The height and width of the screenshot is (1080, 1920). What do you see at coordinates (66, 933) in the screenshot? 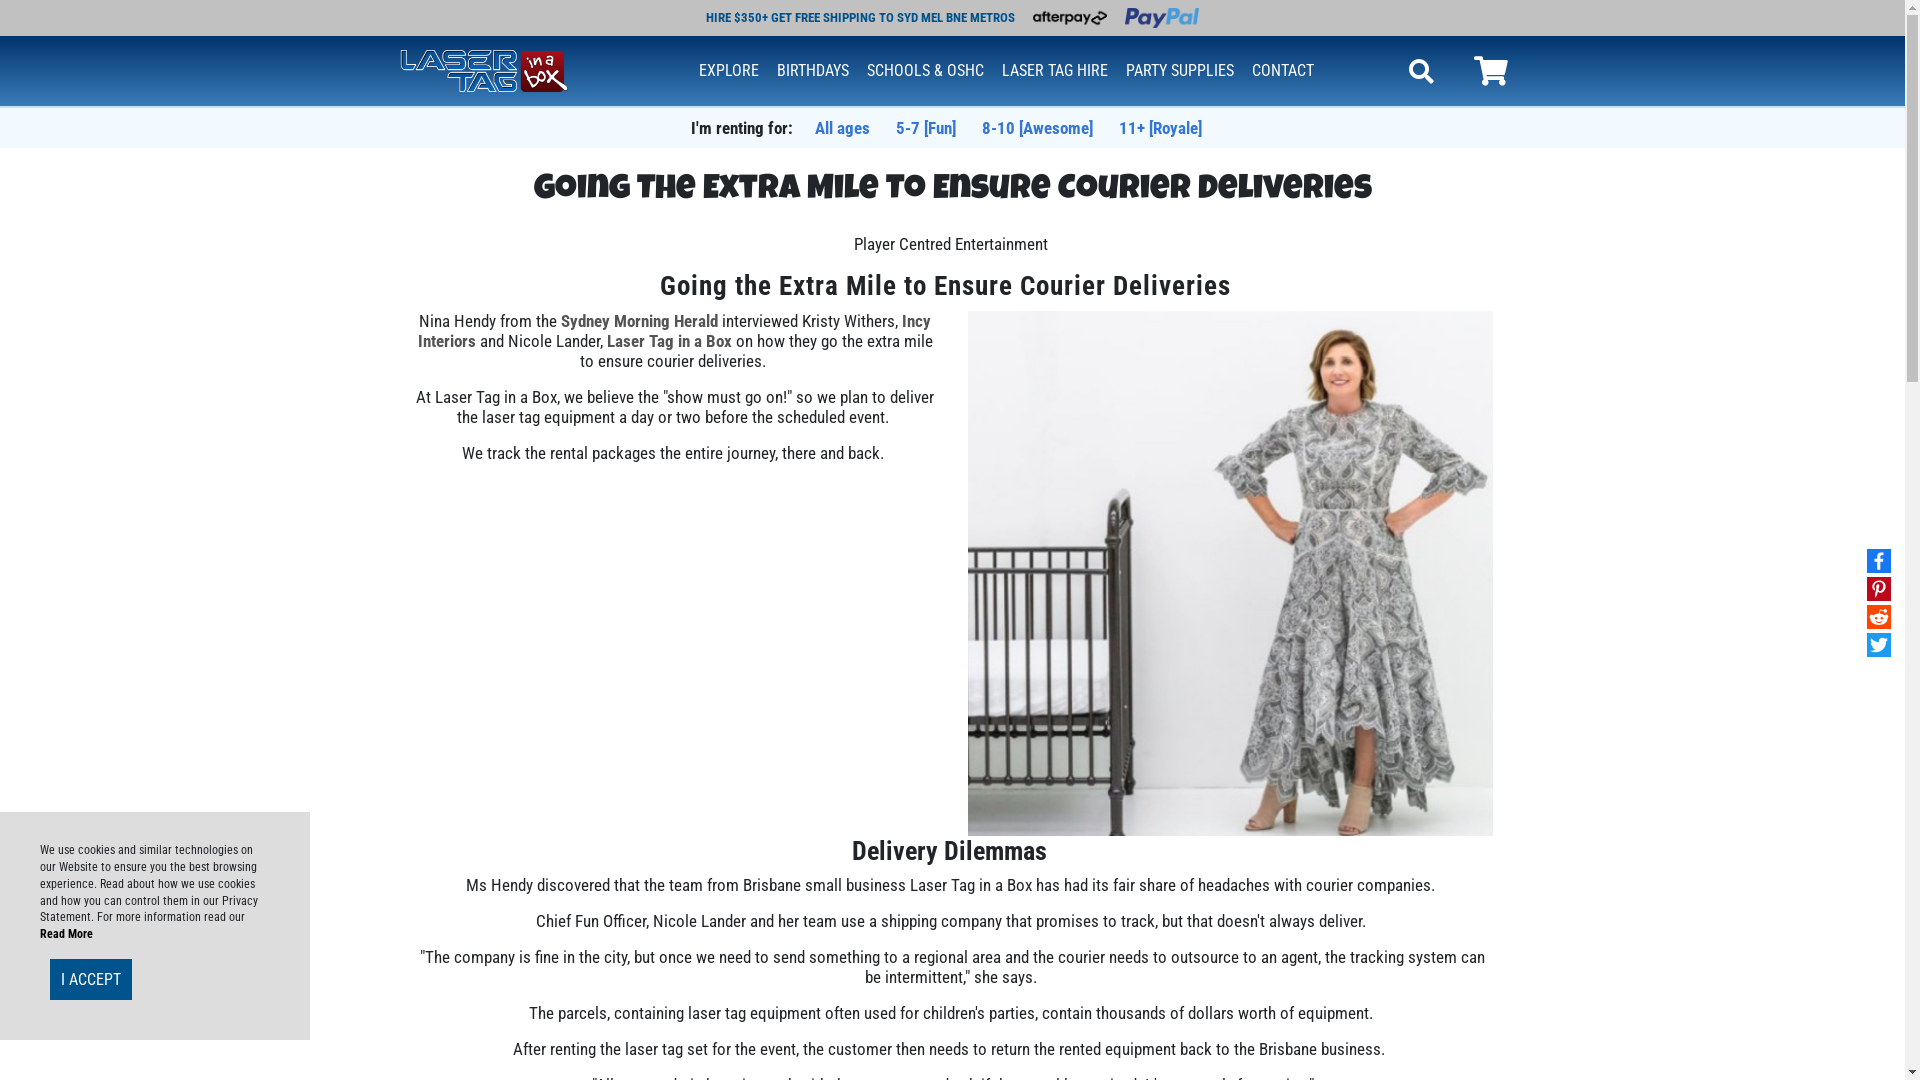
I see `'Read More'` at bounding box center [66, 933].